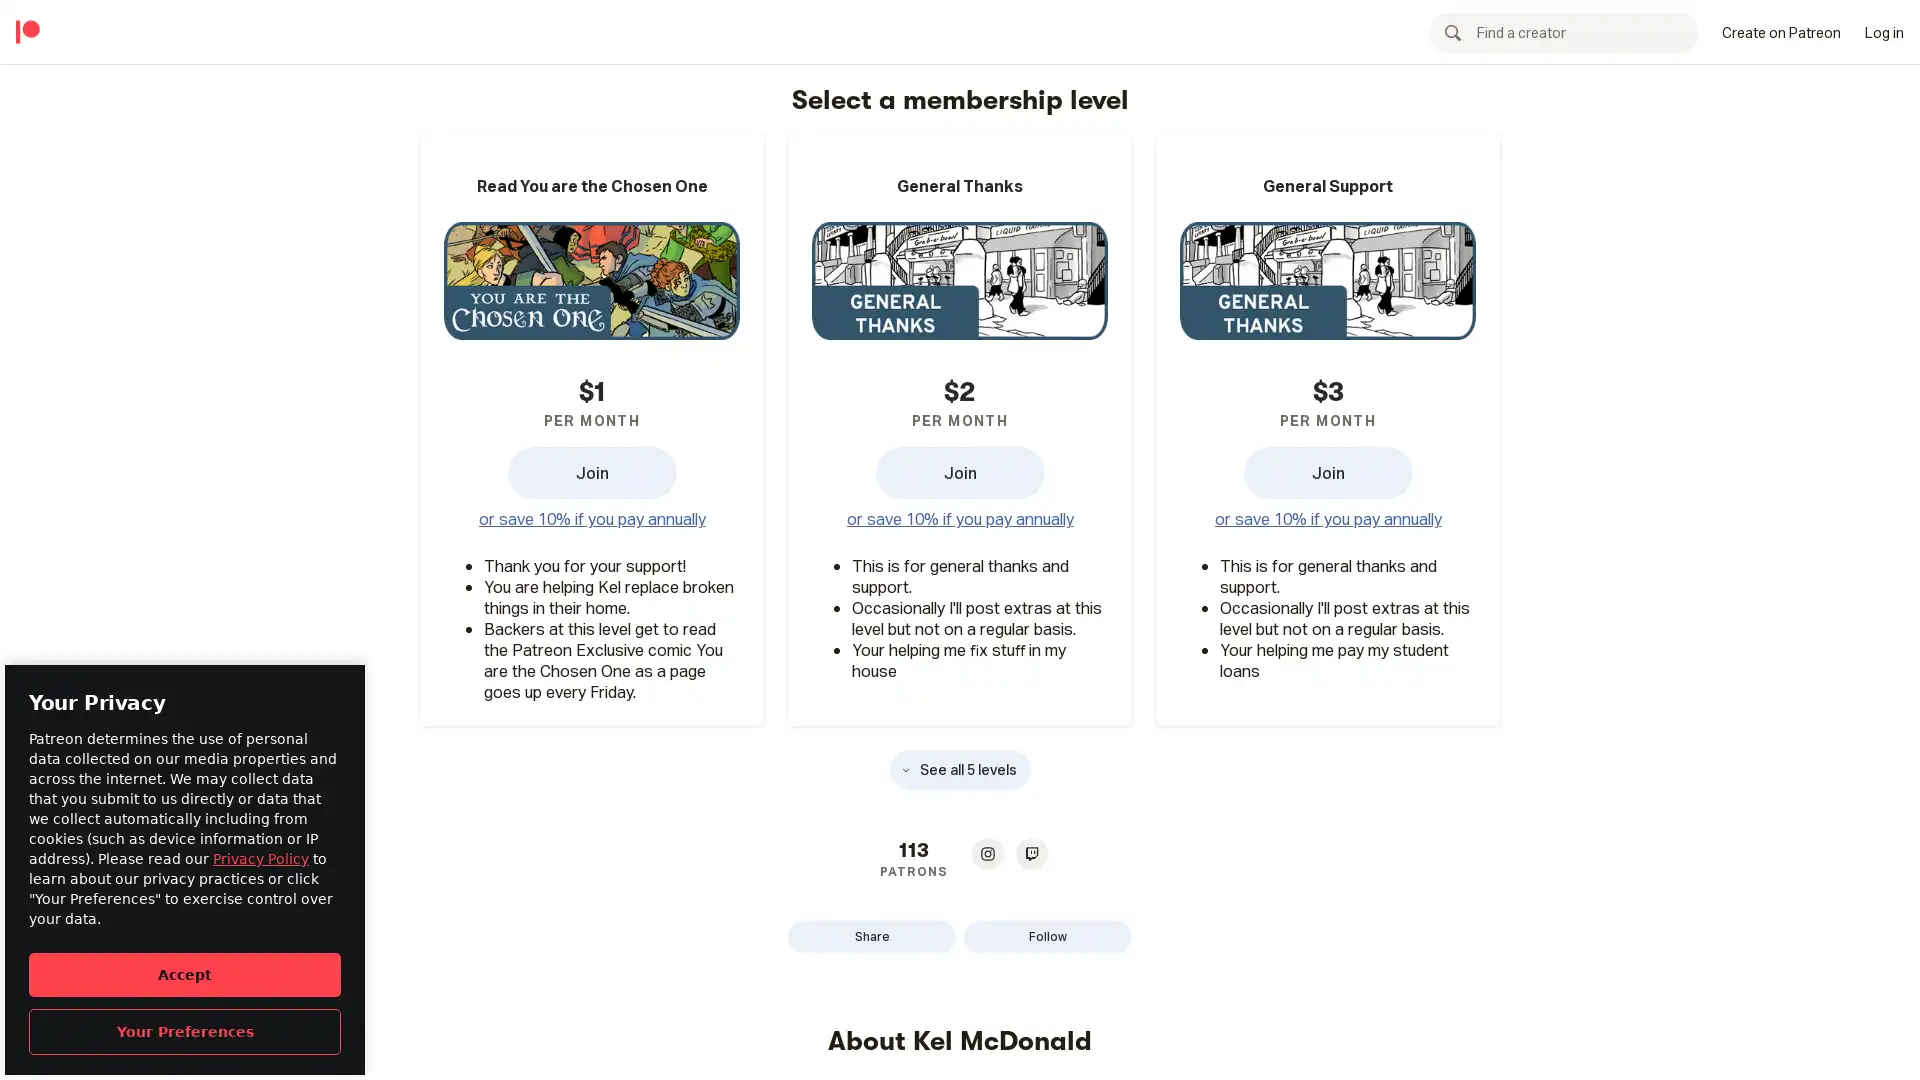  Describe the element at coordinates (958, 471) in the screenshot. I see `General Thanks Join` at that location.